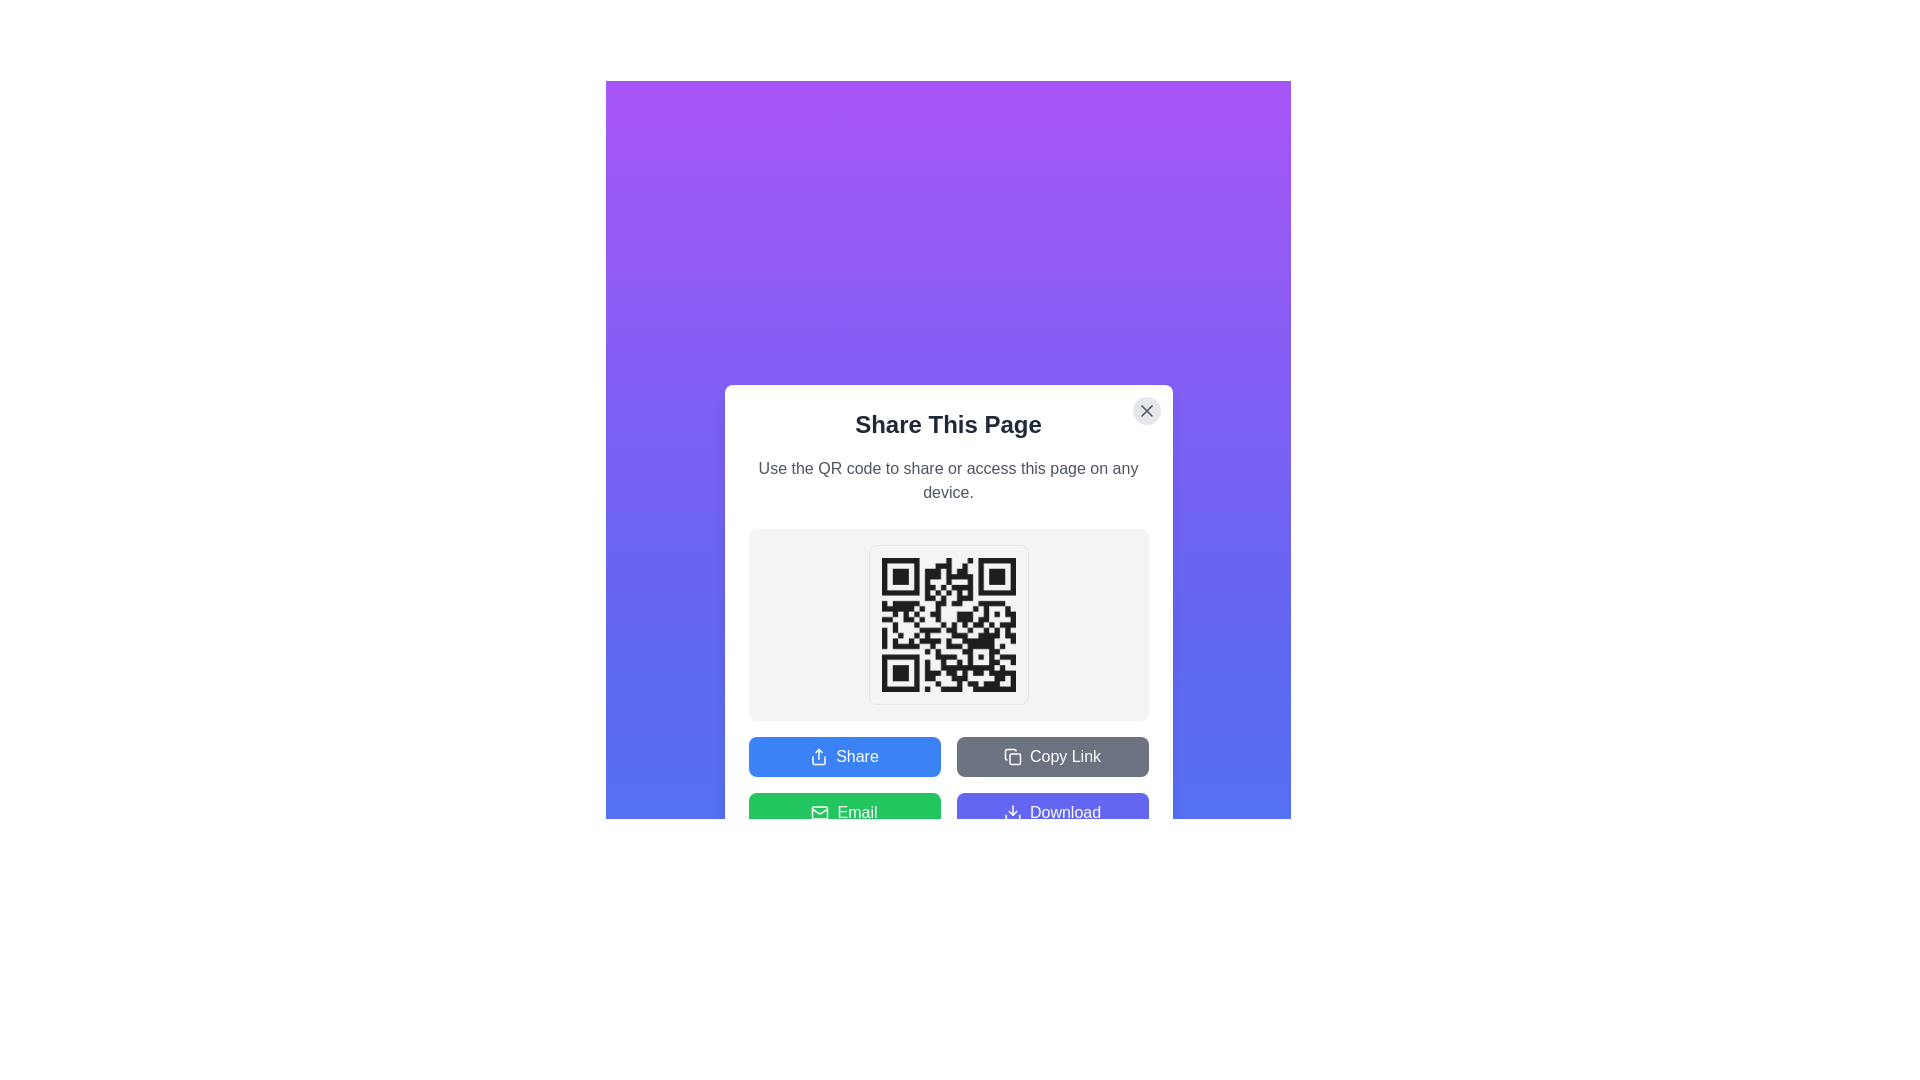 The height and width of the screenshot is (1080, 1920). Describe the element at coordinates (844, 813) in the screenshot. I see `the email action button located in the bottom row of the grid layout, first from the left` at that location.